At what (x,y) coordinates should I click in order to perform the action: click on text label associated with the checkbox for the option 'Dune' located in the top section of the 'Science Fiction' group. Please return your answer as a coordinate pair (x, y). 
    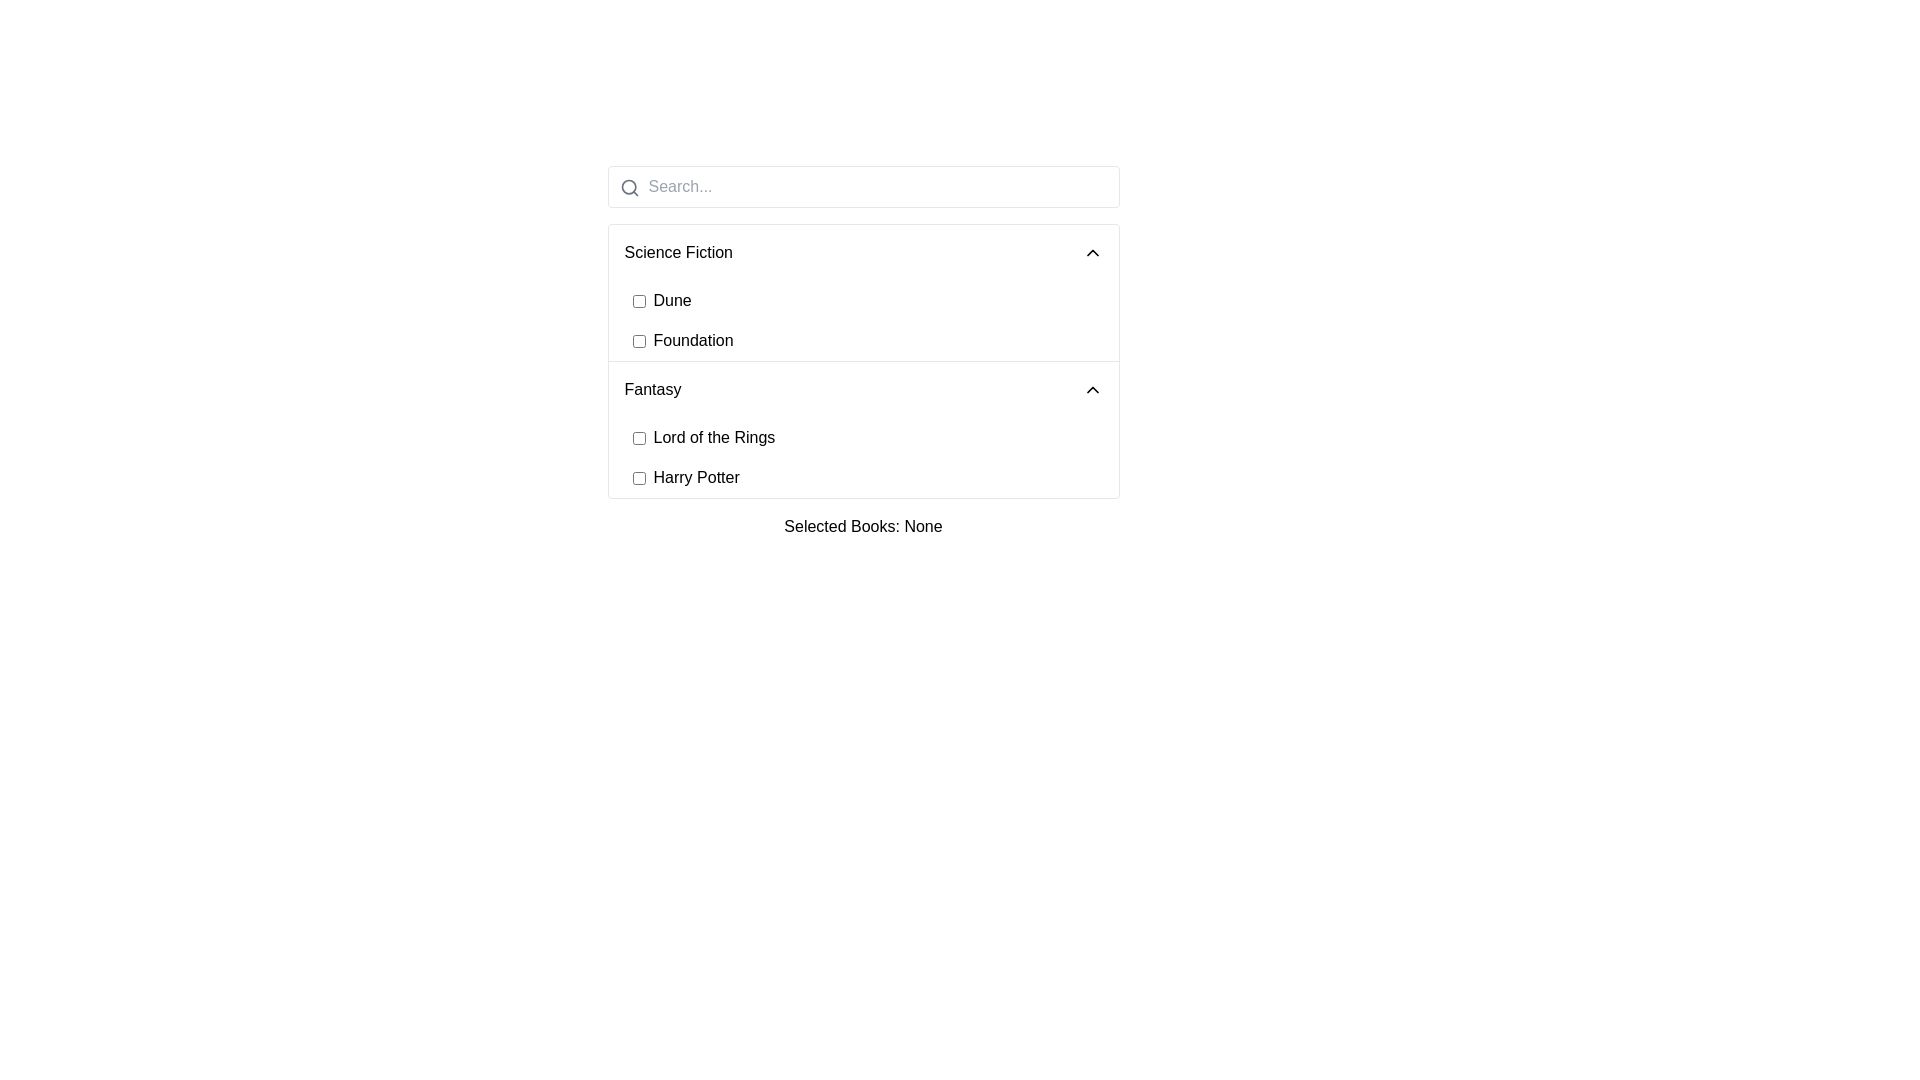
    Looking at the image, I should click on (672, 300).